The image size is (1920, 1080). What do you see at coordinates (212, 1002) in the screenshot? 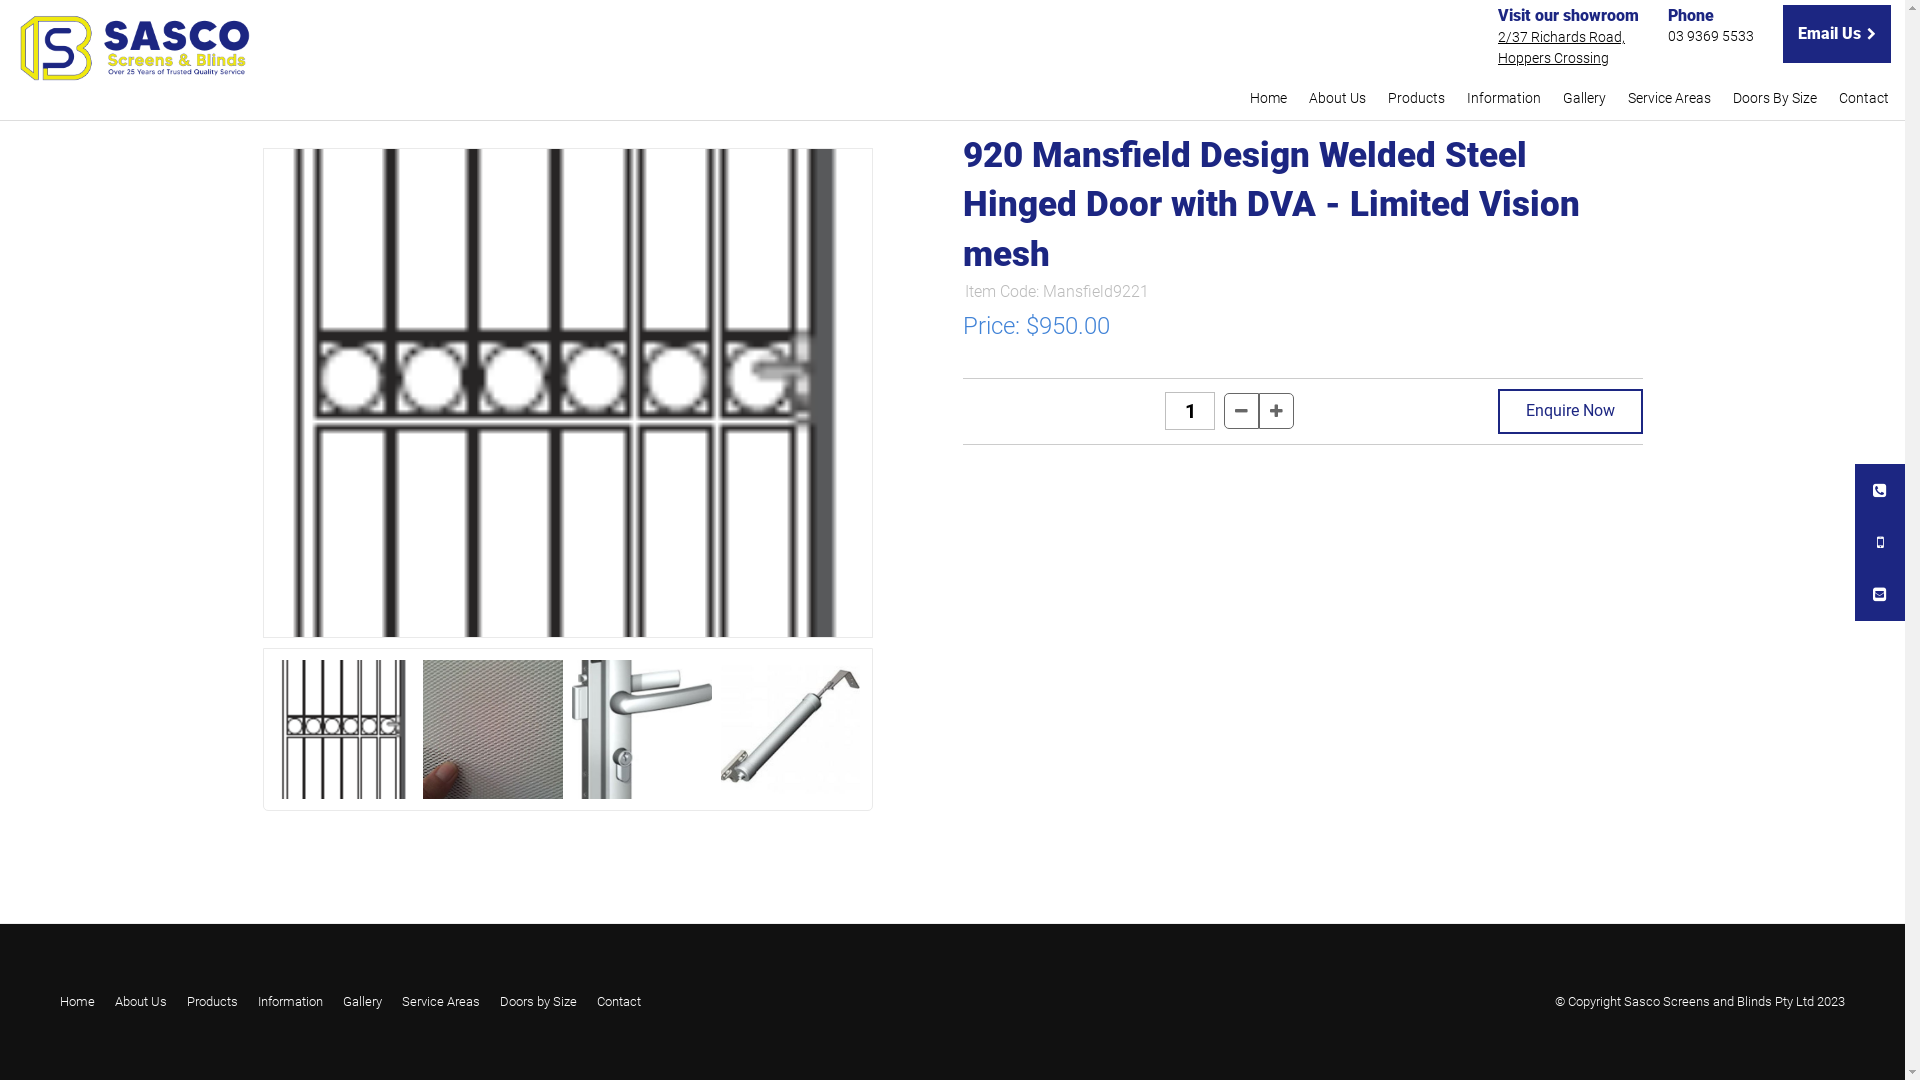
I see `'Products'` at bounding box center [212, 1002].